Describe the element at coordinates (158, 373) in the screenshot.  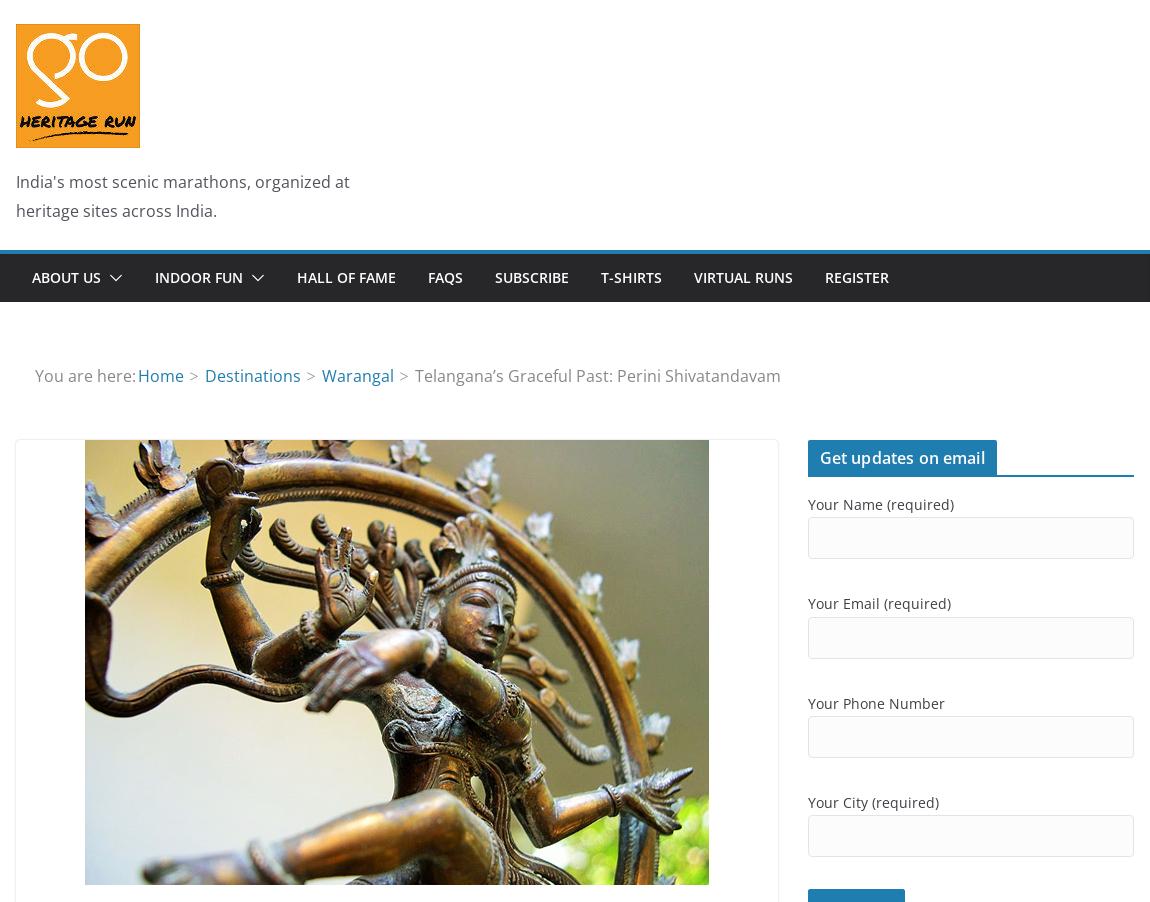
I see `'Home'` at that location.